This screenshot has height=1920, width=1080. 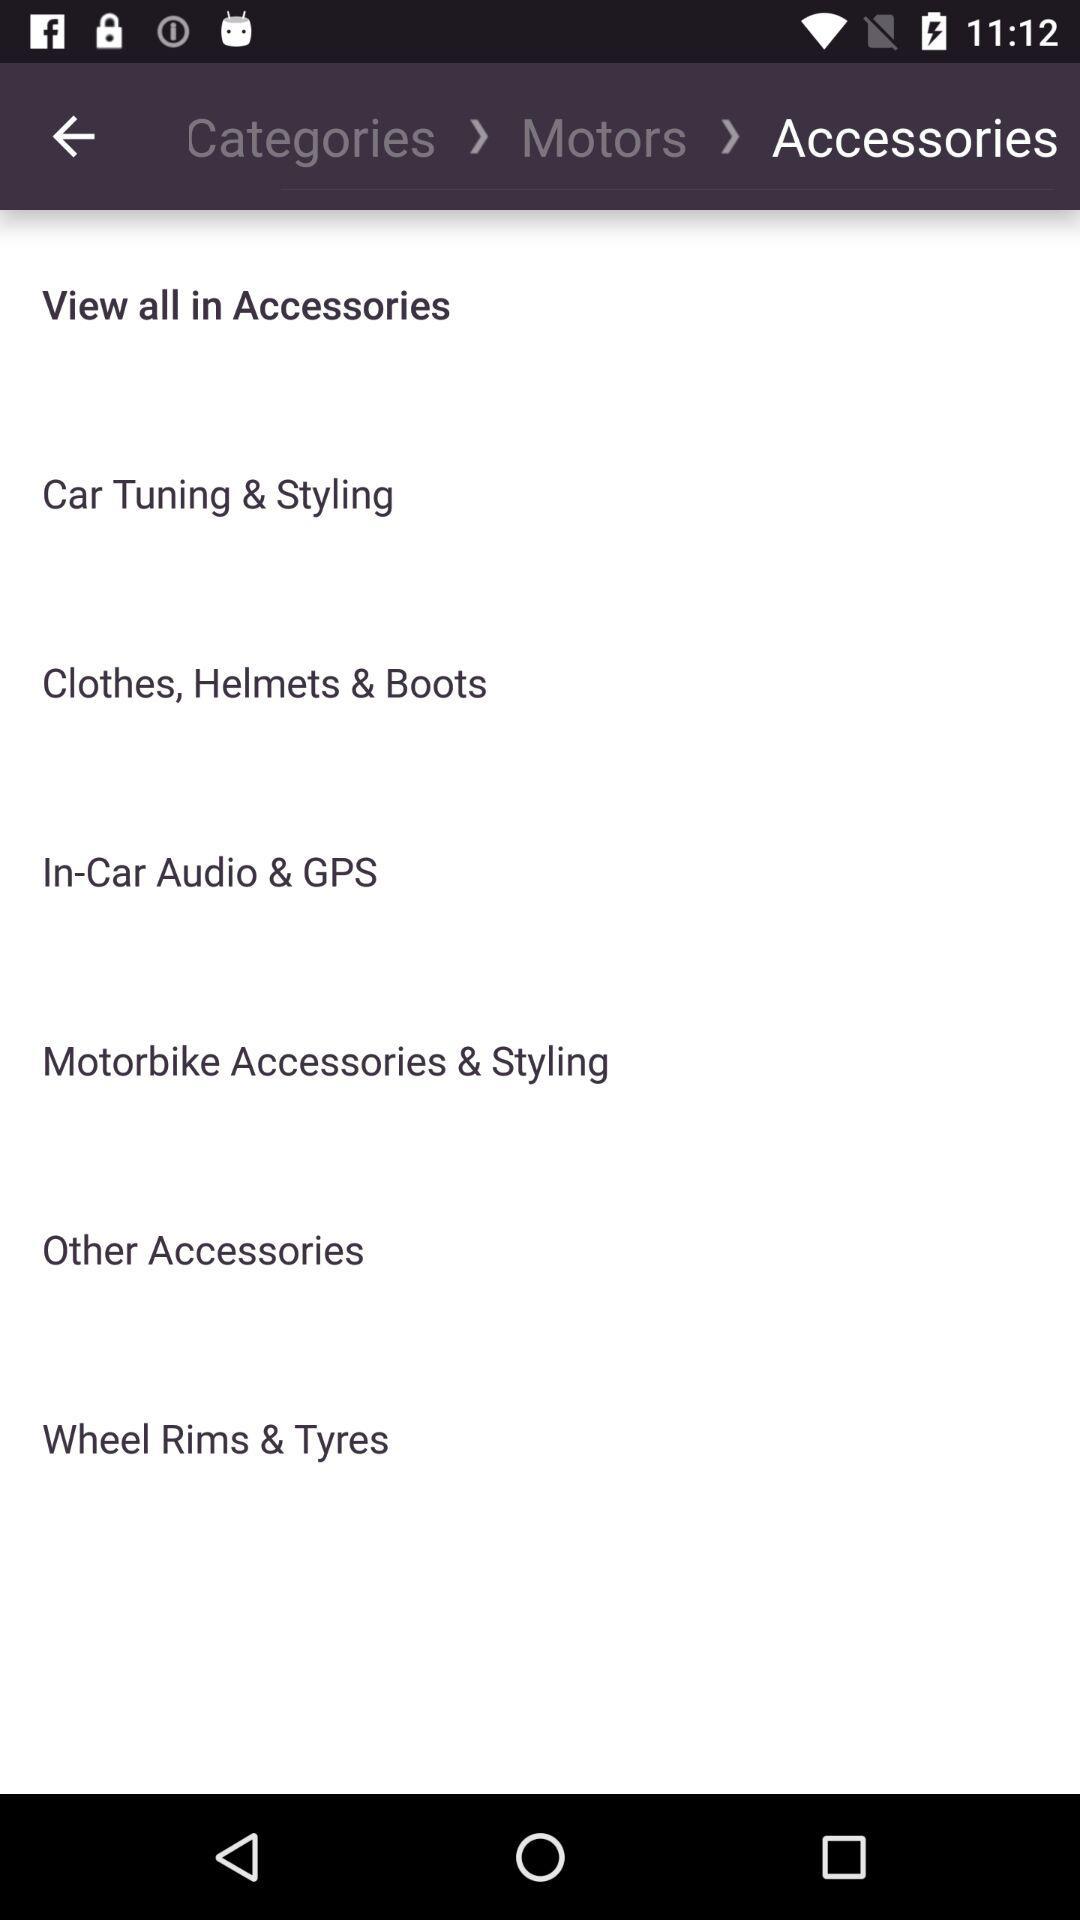 What do you see at coordinates (72, 135) in the screenshot?
I see `icon next to all categories` at bounding box center [72, 135].